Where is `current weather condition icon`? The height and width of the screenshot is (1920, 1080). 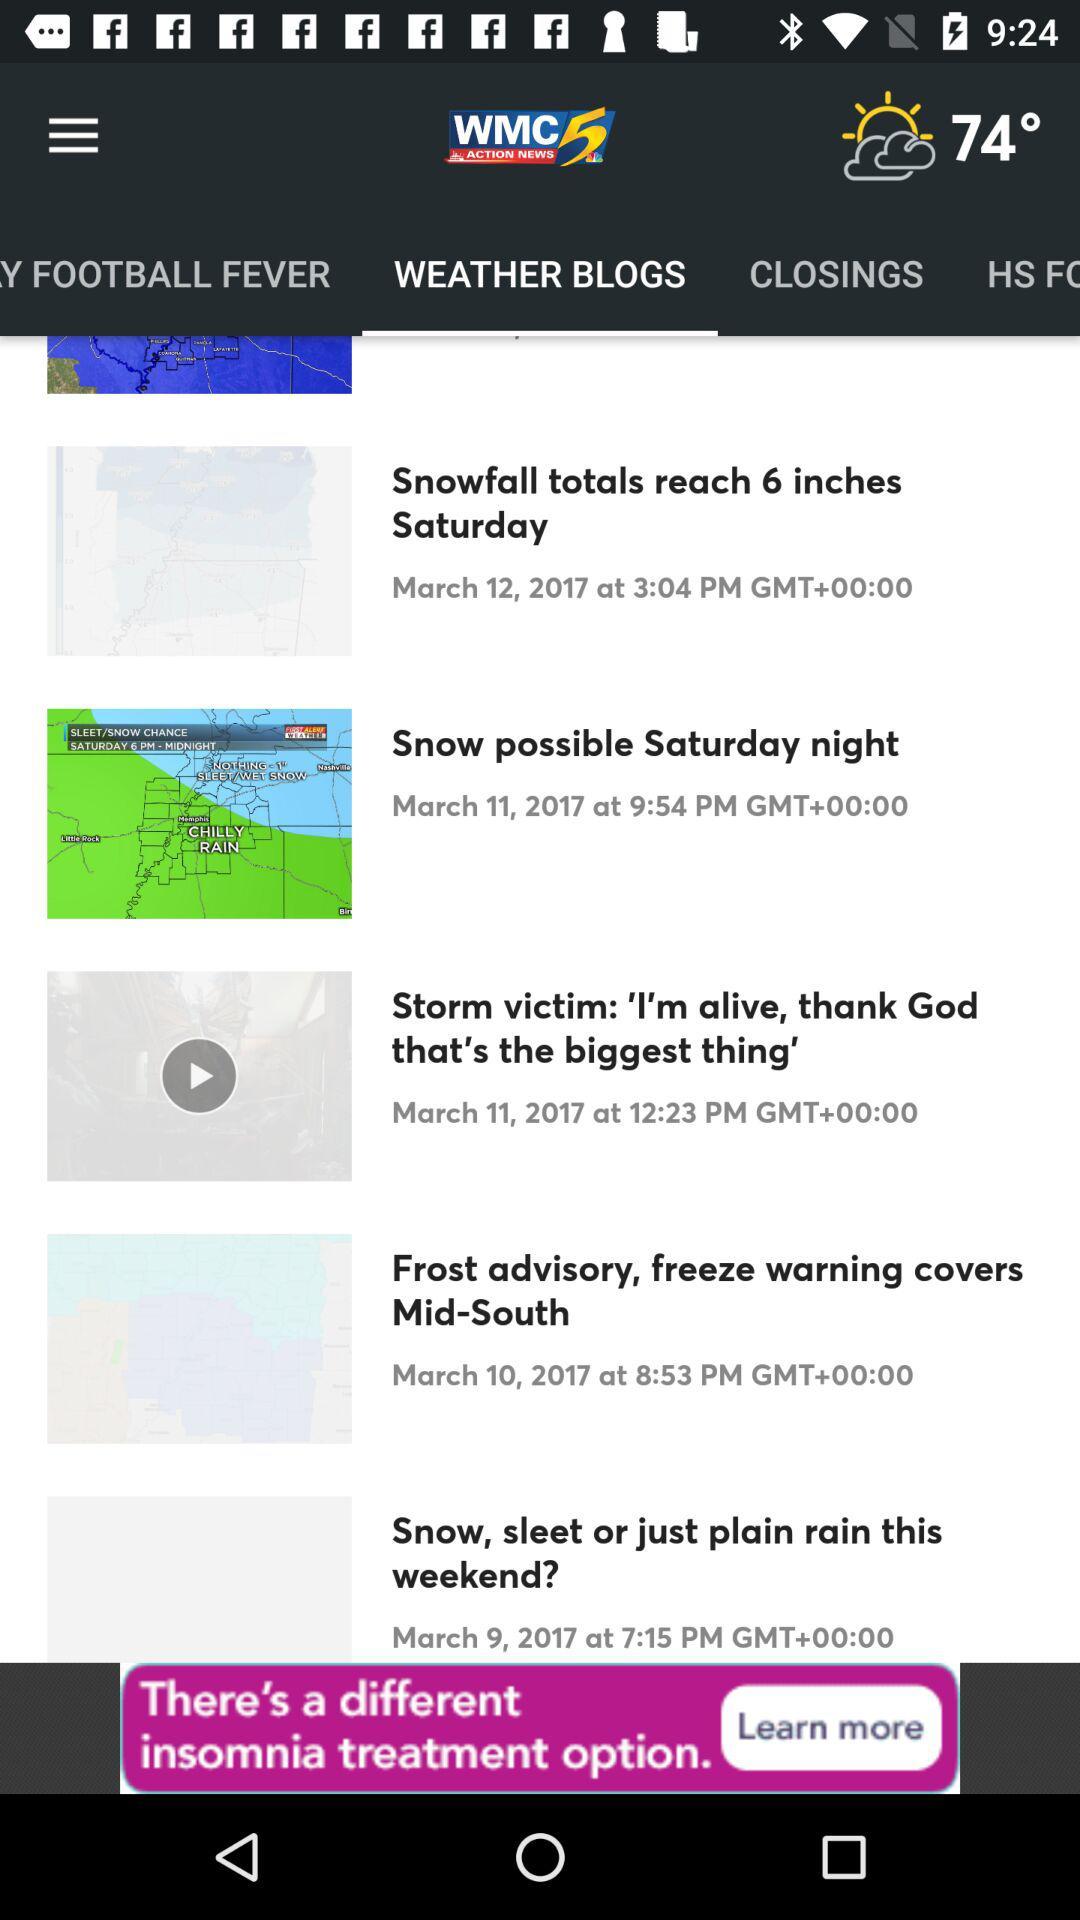
current weather condition icon is located at coordinates (886, 135).